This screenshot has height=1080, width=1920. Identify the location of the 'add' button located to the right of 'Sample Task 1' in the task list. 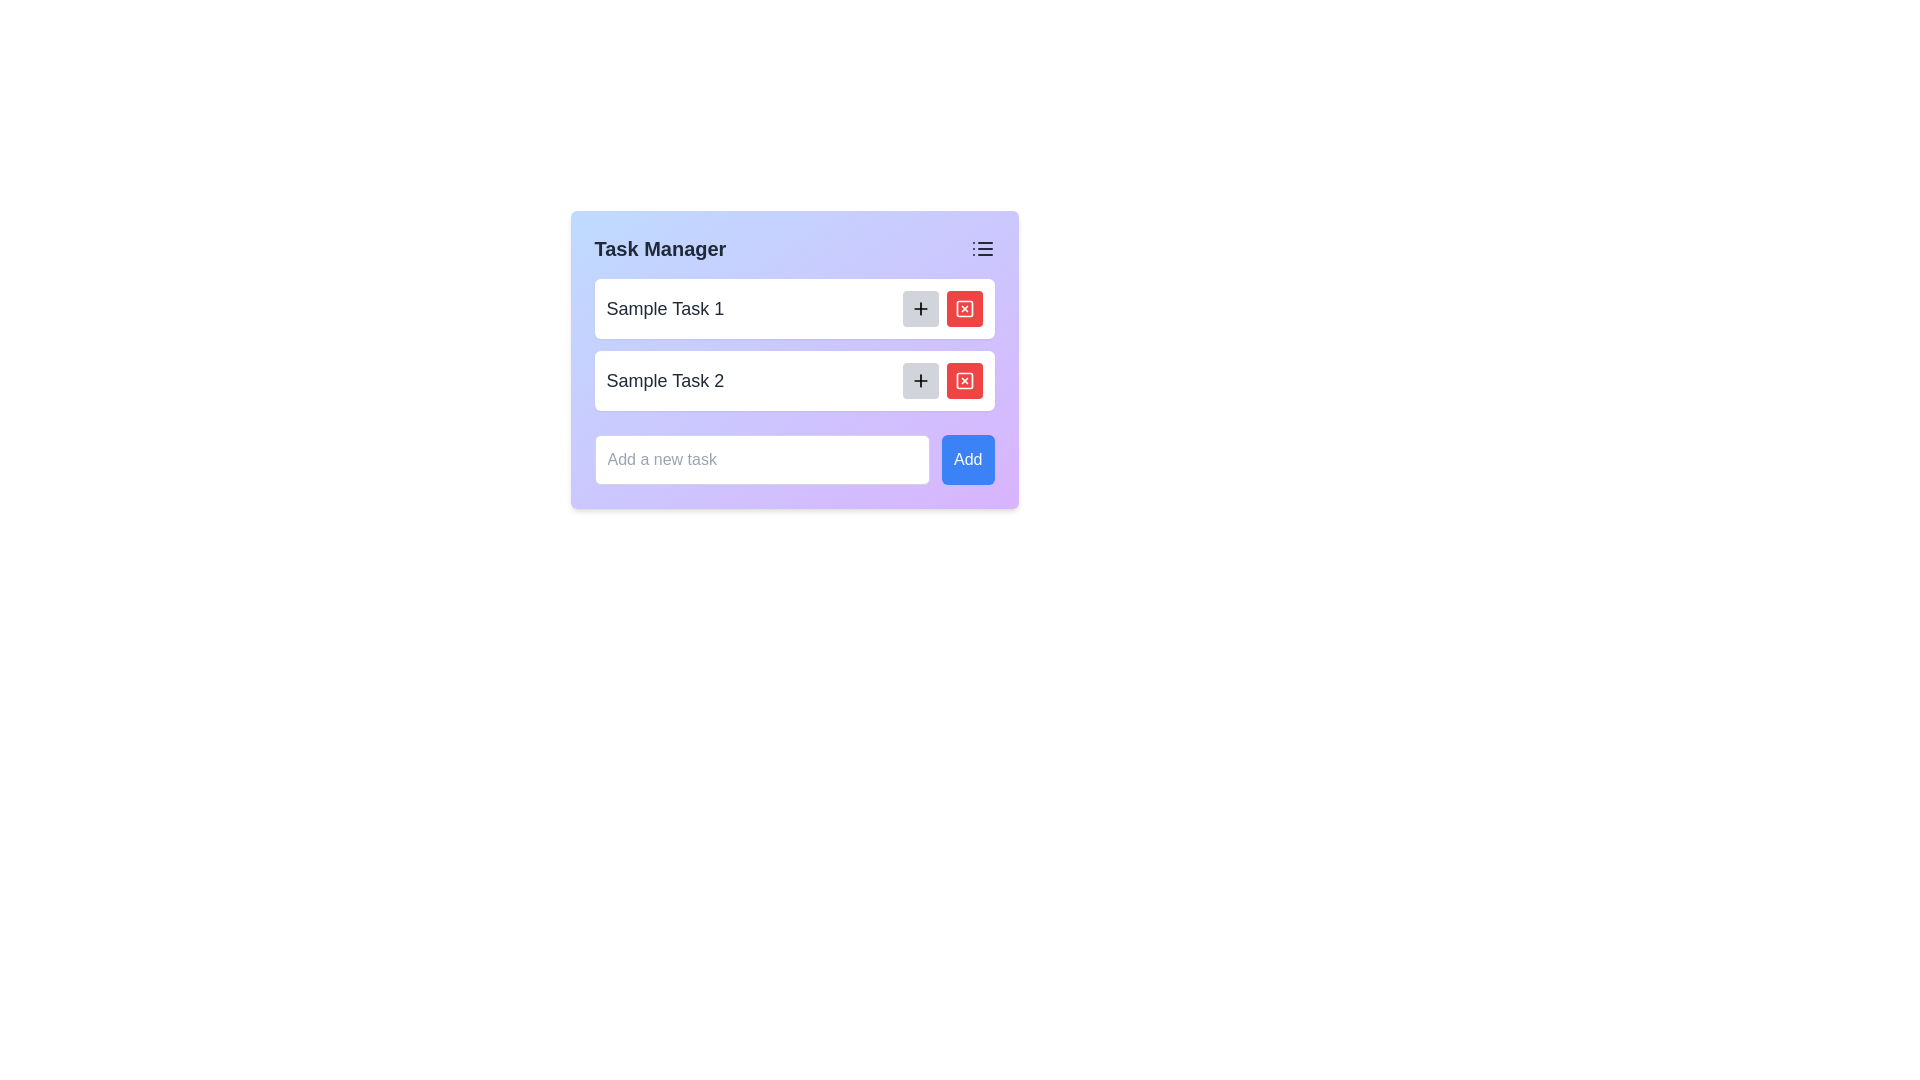
(919, 308).